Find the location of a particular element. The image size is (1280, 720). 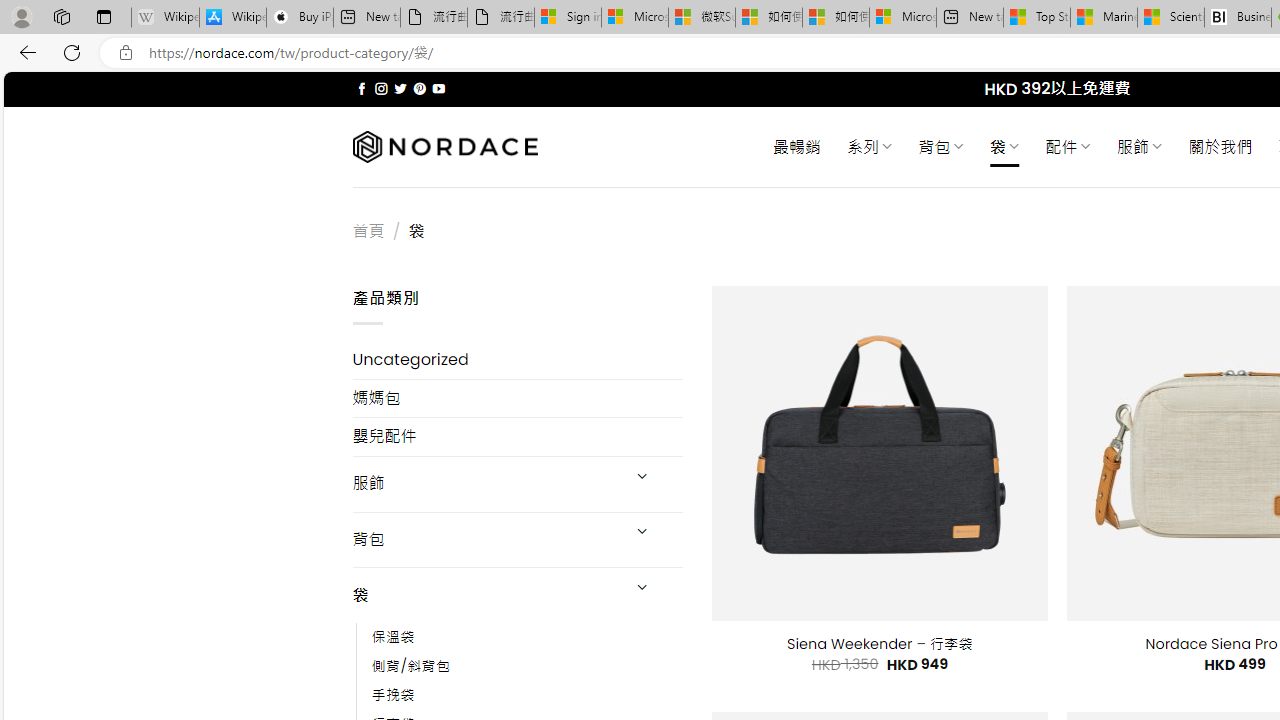

'Buy iPad - Apple' is located at coordinates (299, 17).